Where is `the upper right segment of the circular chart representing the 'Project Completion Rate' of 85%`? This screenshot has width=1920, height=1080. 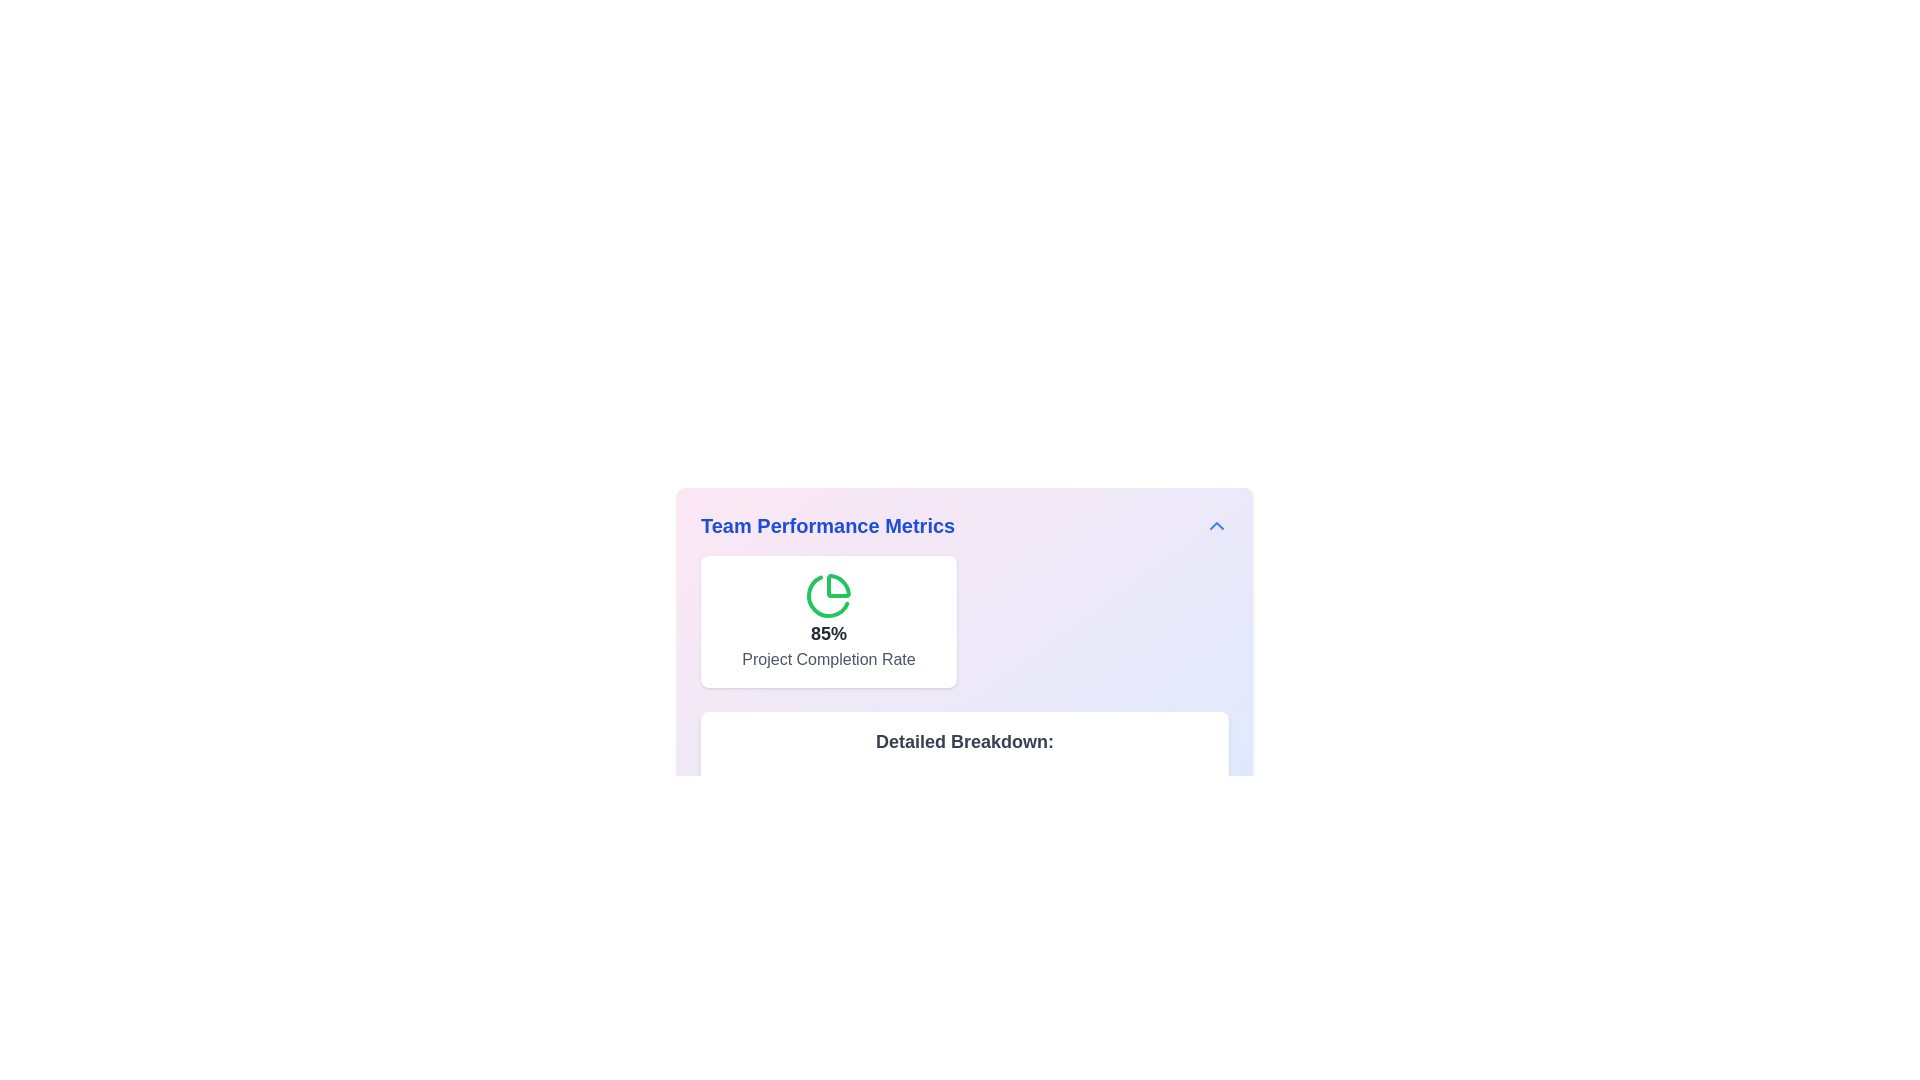
the upper right segment of the circular chart representing the 'Project Completion Rate' of 85% is located at coordinates (839, 585).